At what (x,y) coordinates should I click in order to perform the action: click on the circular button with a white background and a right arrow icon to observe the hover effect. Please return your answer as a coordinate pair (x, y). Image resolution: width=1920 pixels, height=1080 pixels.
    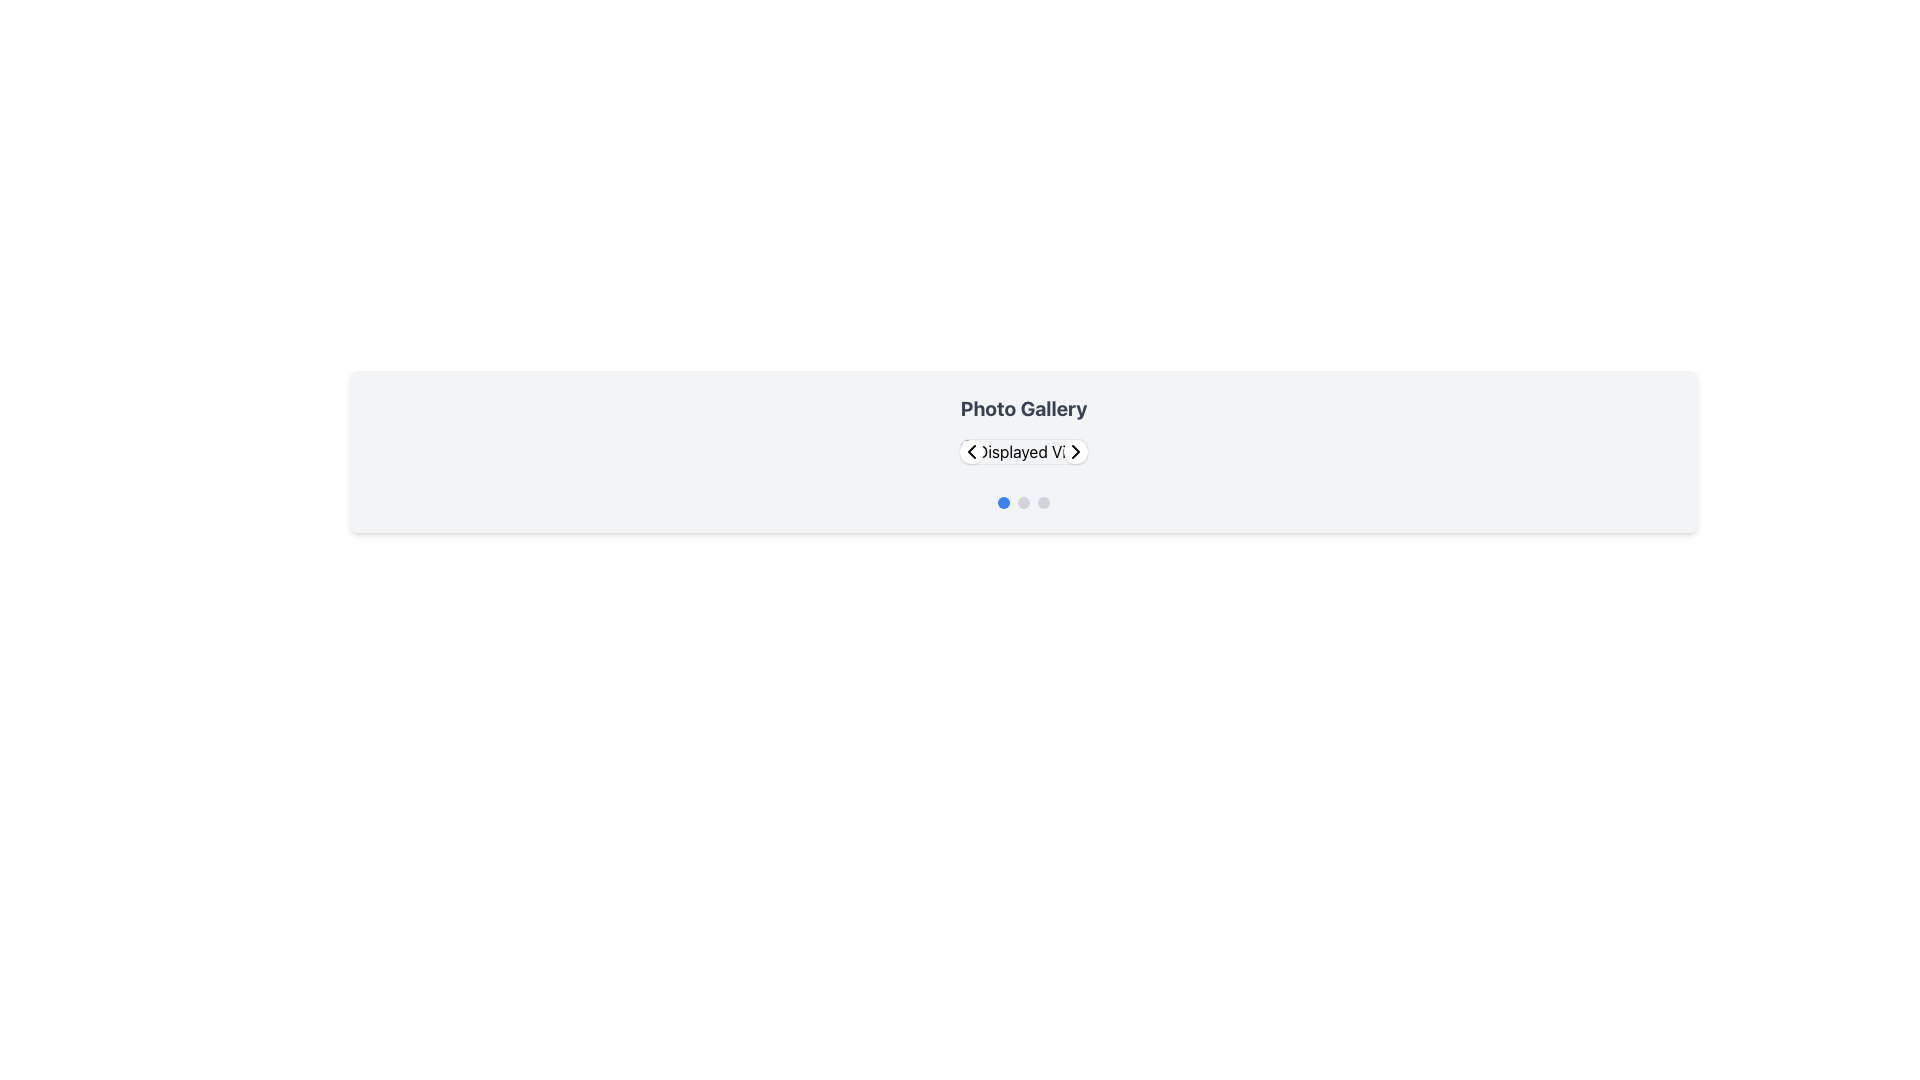
    Looking at the image, I should click on (1074, 451).